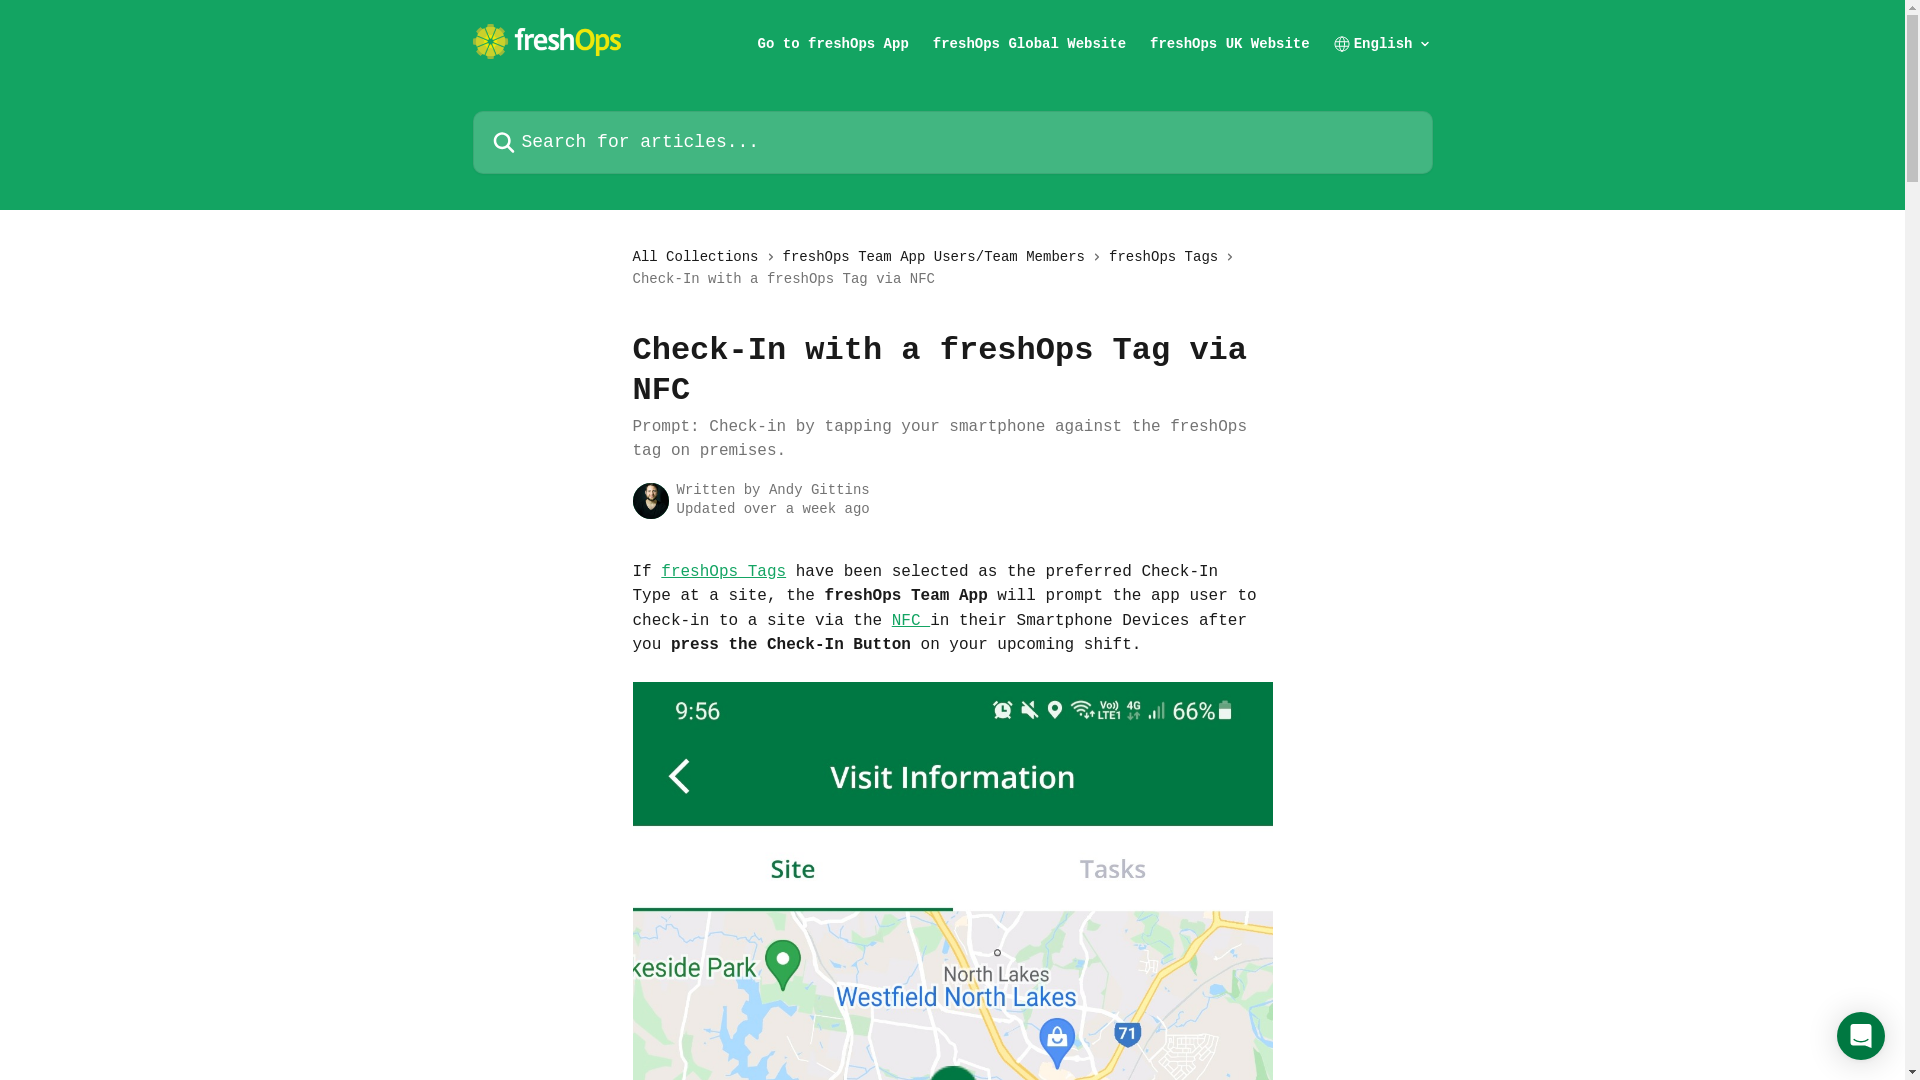 The image size is (1920, 1080). What do you see at coordinates (722, 571) in the screenshot?
I see `'freshOps Tags'` at bounding box center [722, 571].